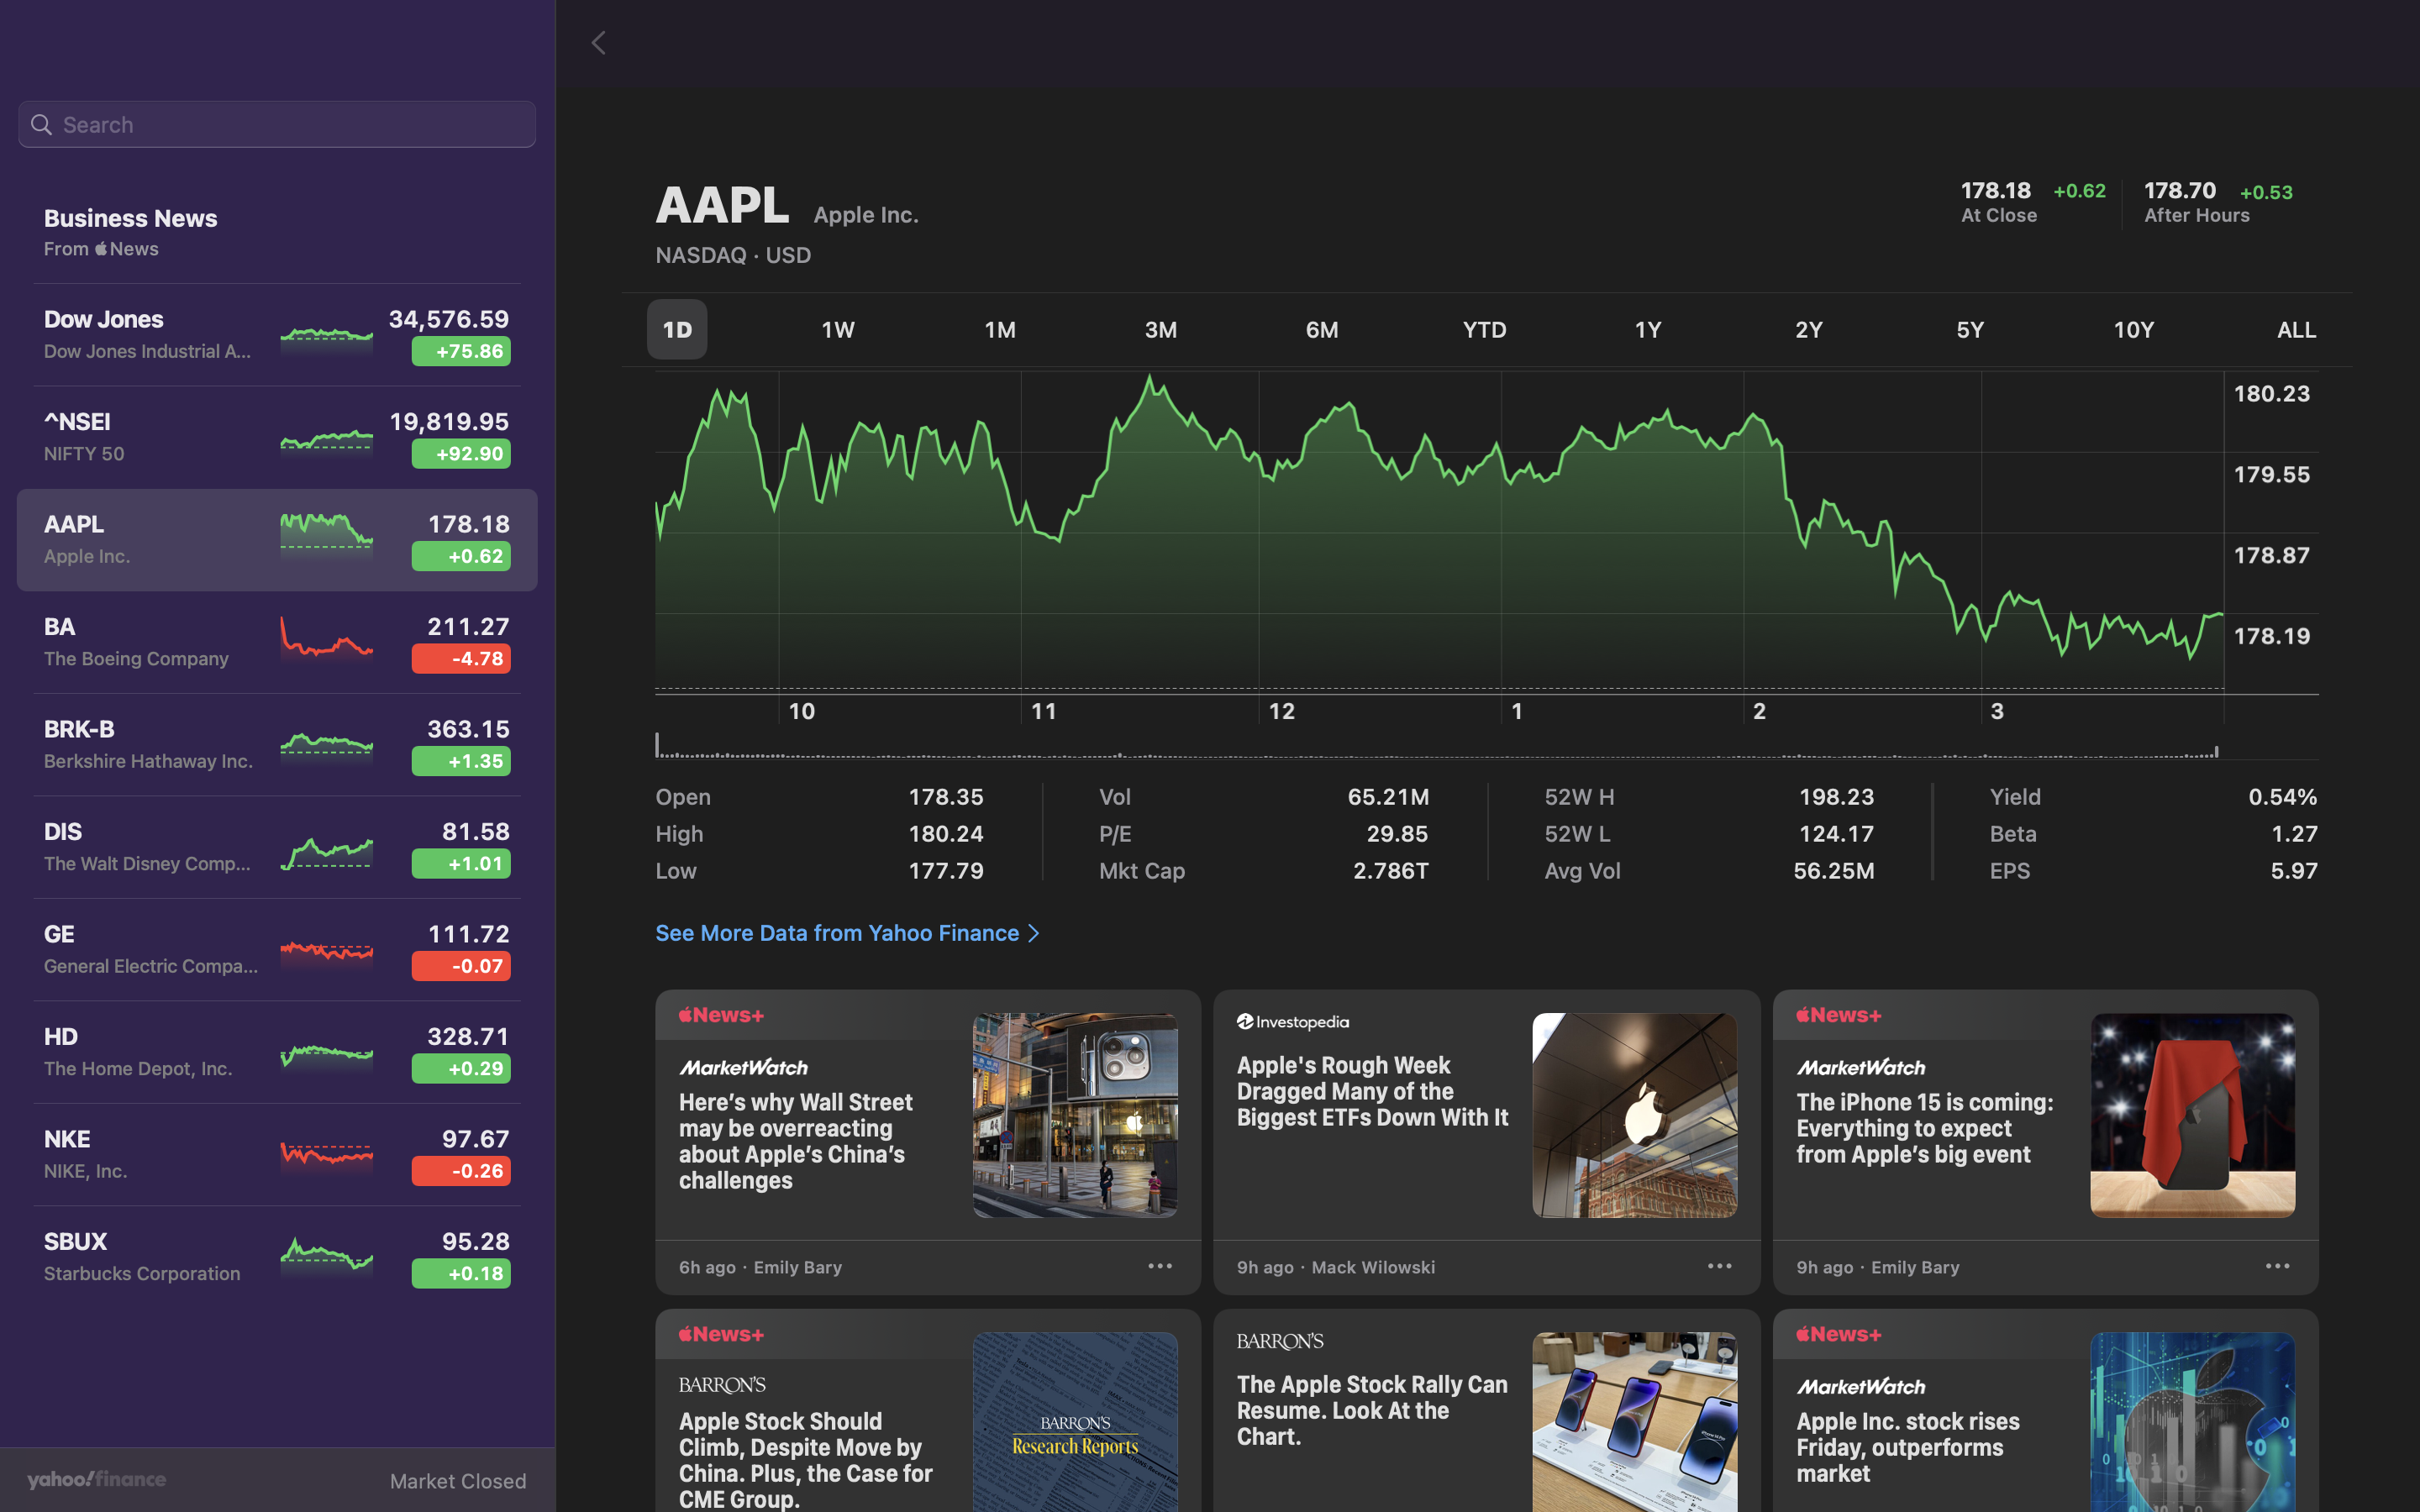 The height and width of the screenshot is (1512, 2420). What do you see at coordinates (1002, 324) in the screenshot?
I see `to view stock price changes across the latest month` at bounding box center [1002, 324].